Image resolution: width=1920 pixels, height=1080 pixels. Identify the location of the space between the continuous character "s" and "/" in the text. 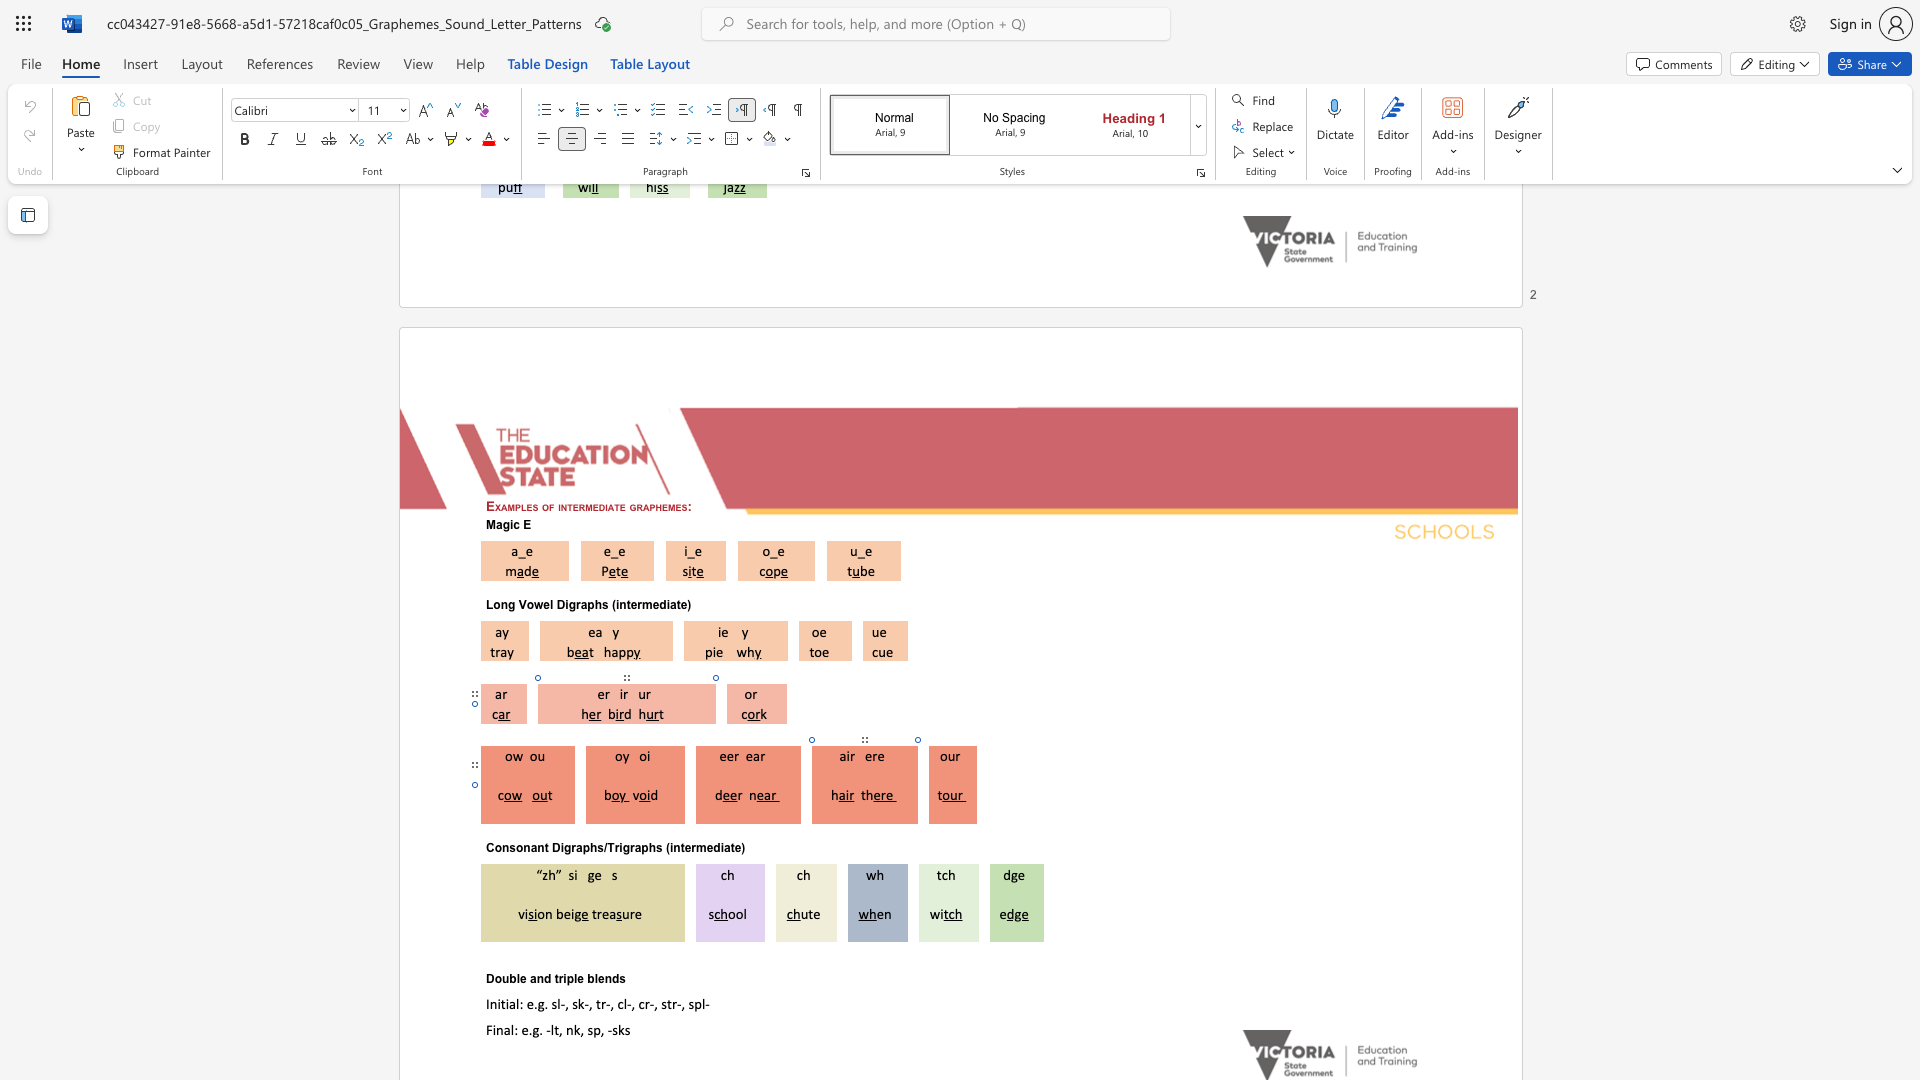
(602, 848).